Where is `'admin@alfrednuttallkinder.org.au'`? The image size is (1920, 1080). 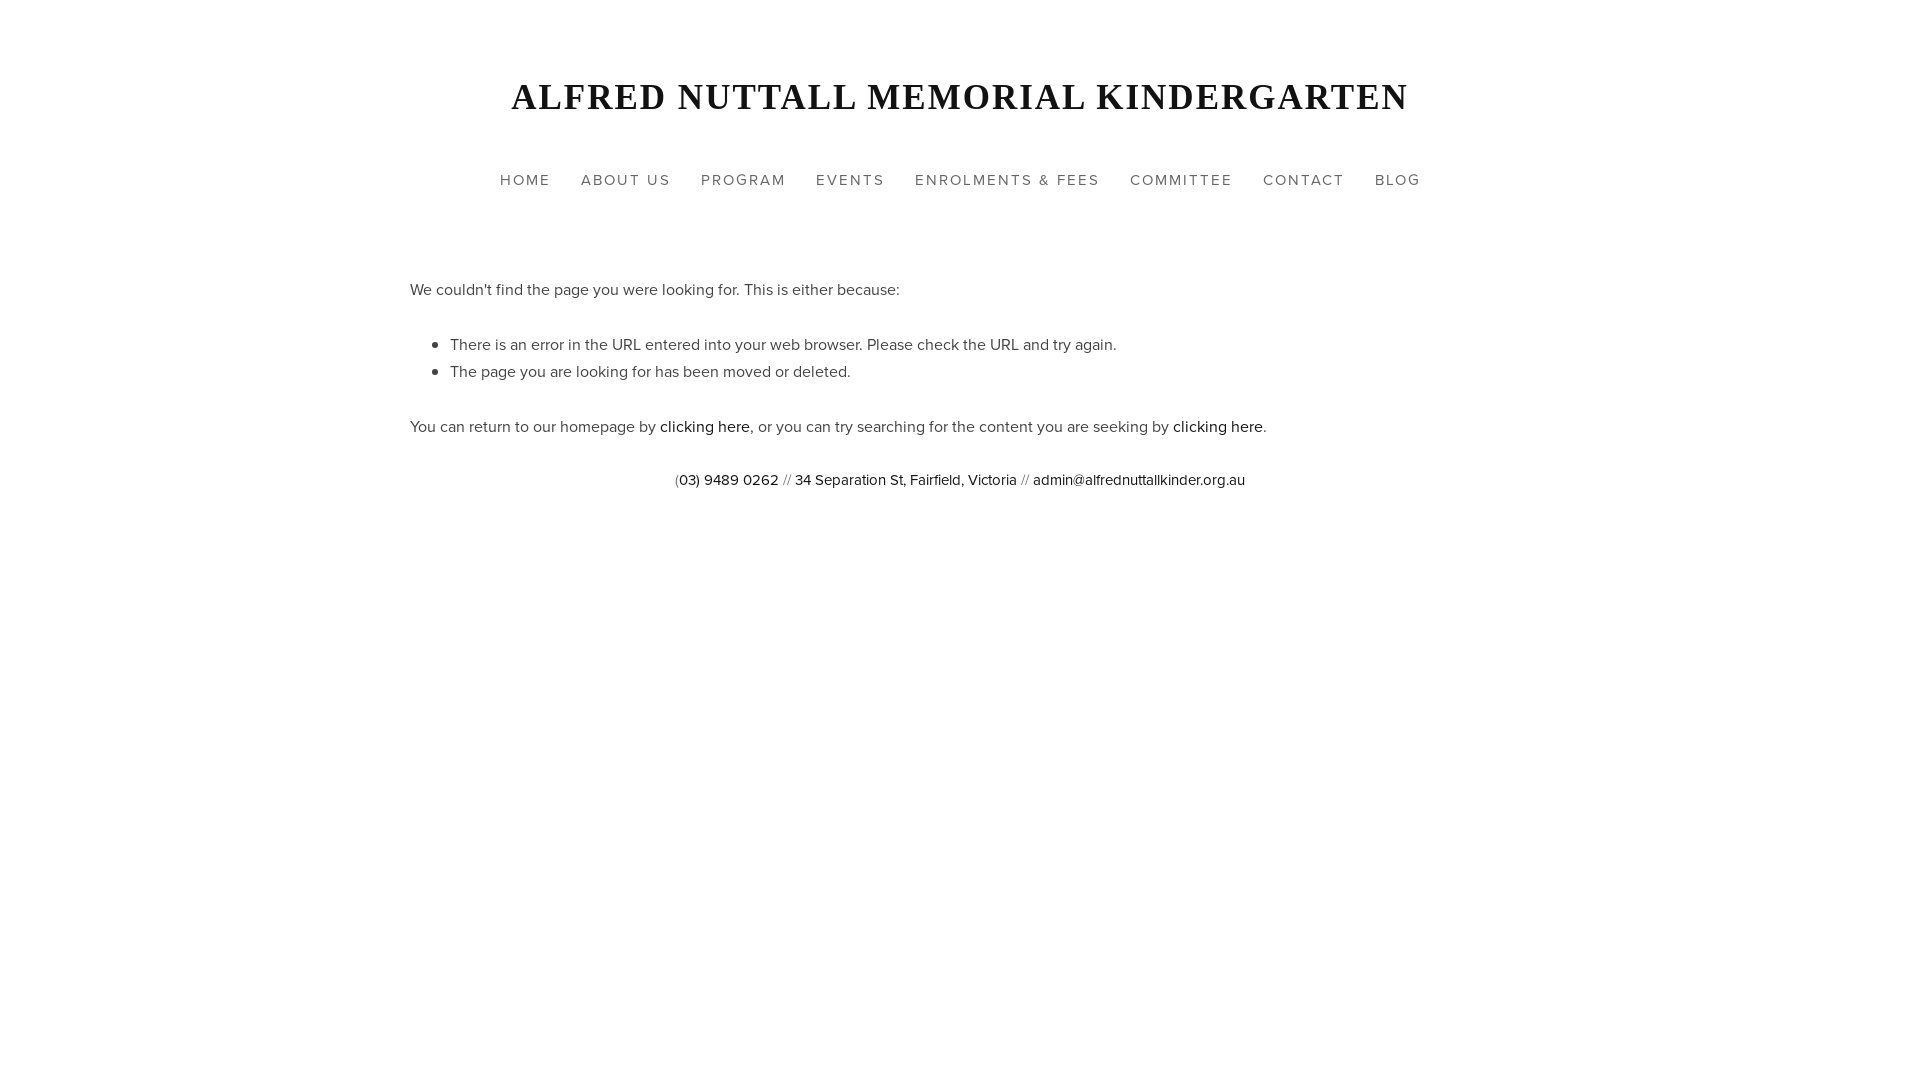 'admin@alfrednuttallkinder.org.au' is located at coordinates (1138, 479).